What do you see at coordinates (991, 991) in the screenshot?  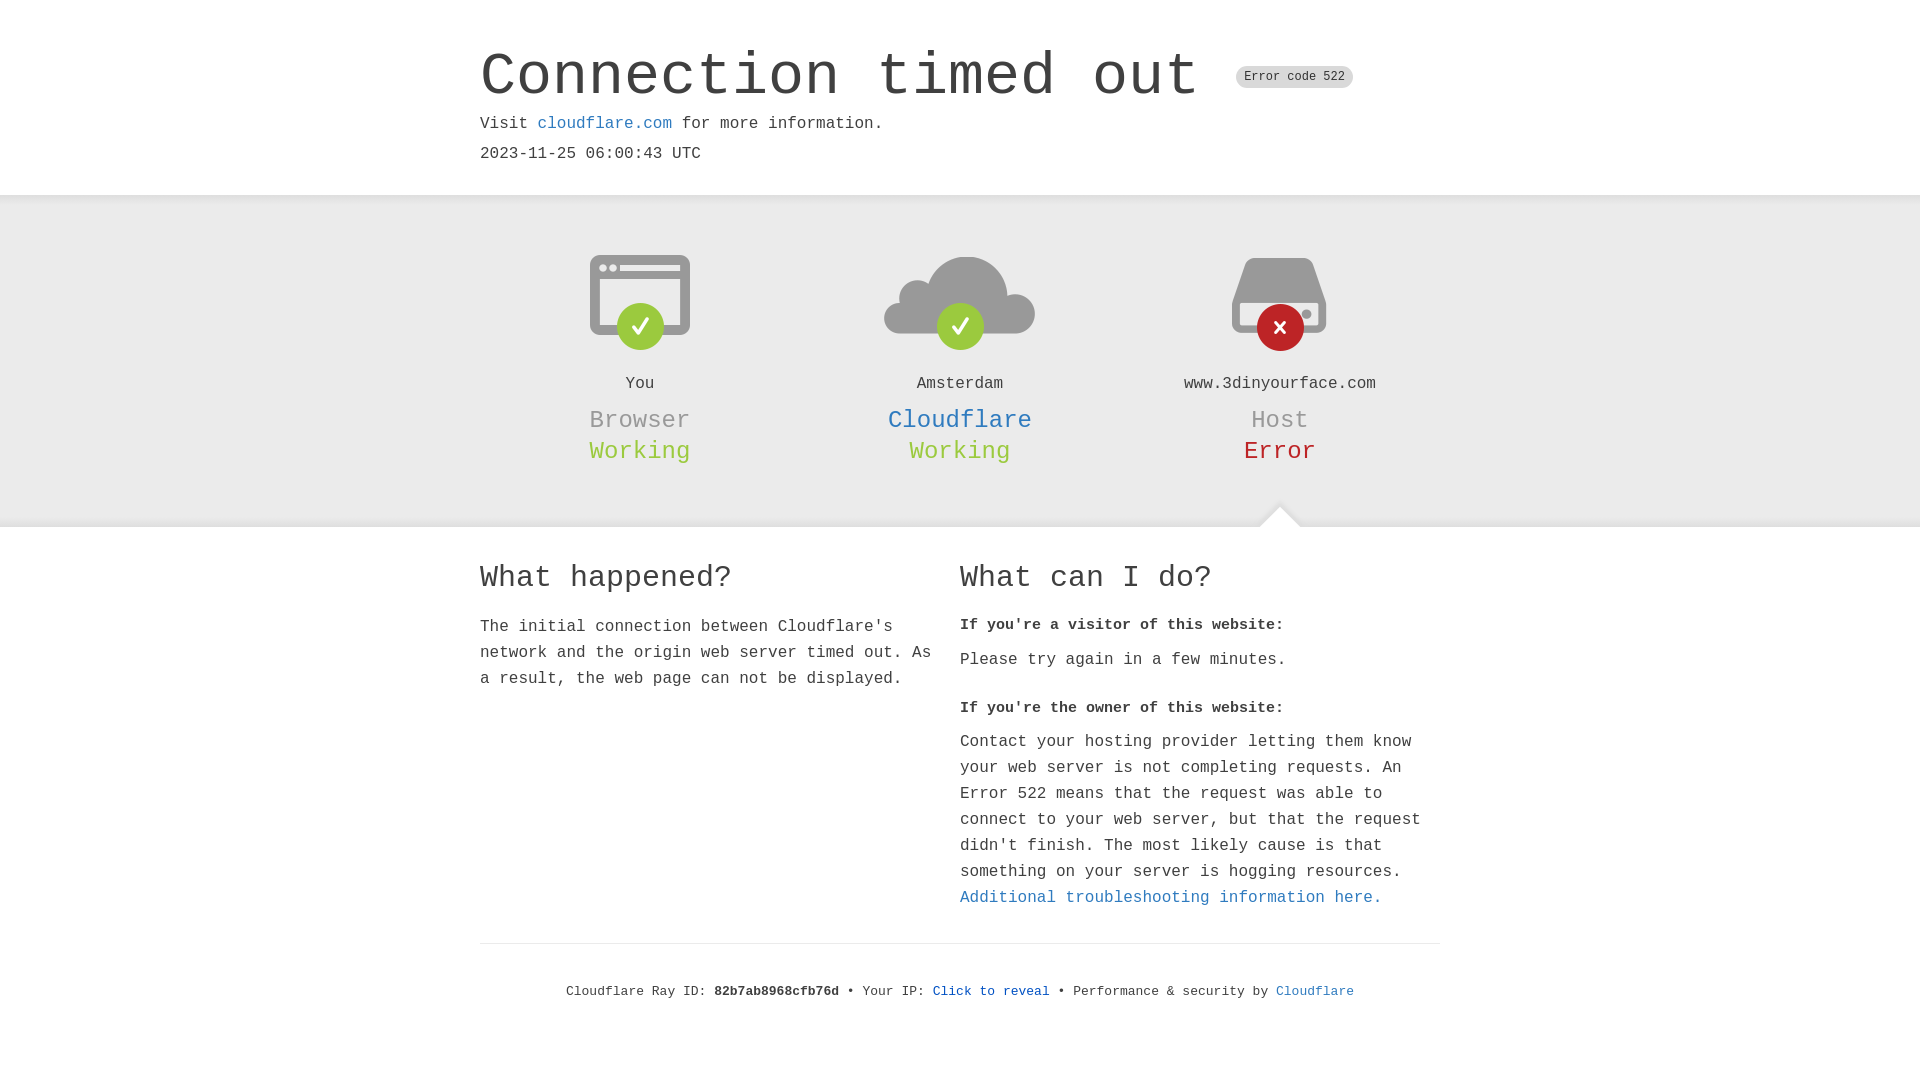 I see `'Click to reveal'` at bounding box center [991, 991].